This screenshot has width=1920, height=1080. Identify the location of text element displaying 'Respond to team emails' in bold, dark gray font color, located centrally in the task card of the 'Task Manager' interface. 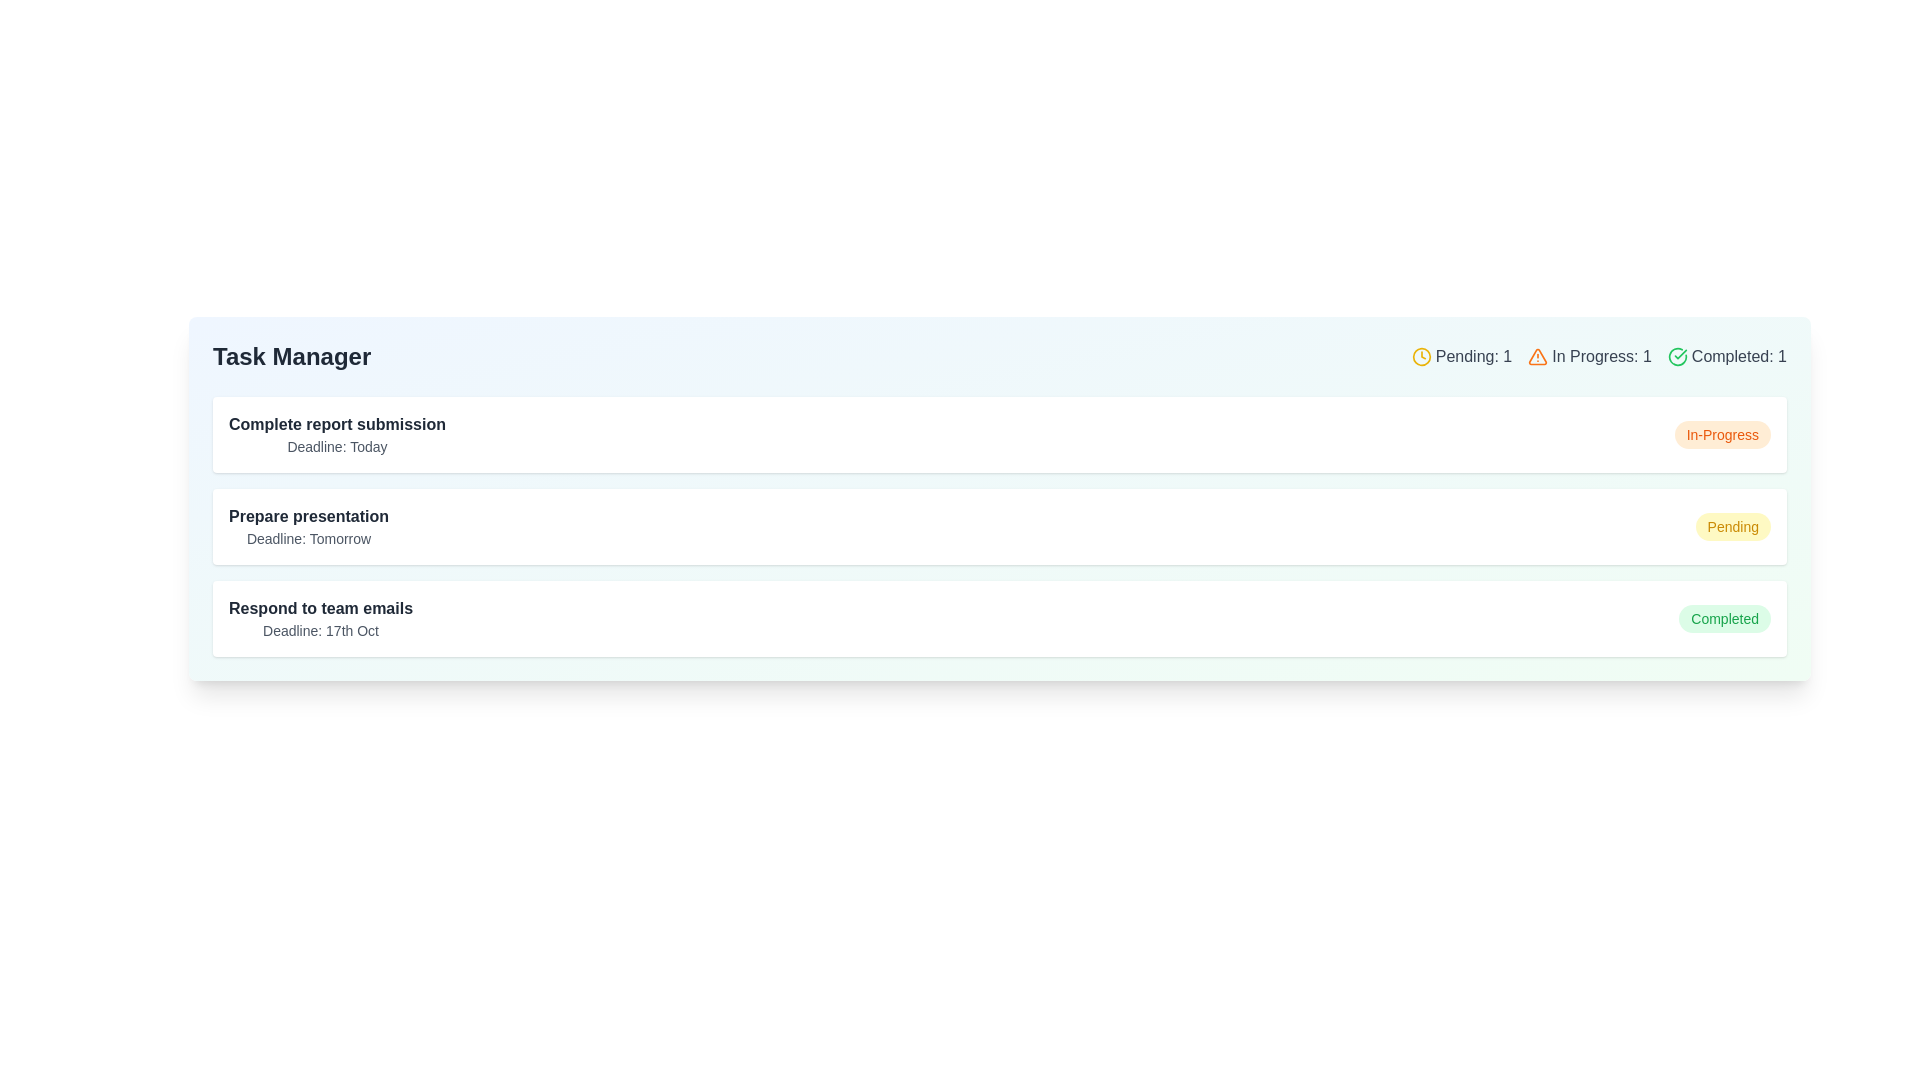
(321, 608).